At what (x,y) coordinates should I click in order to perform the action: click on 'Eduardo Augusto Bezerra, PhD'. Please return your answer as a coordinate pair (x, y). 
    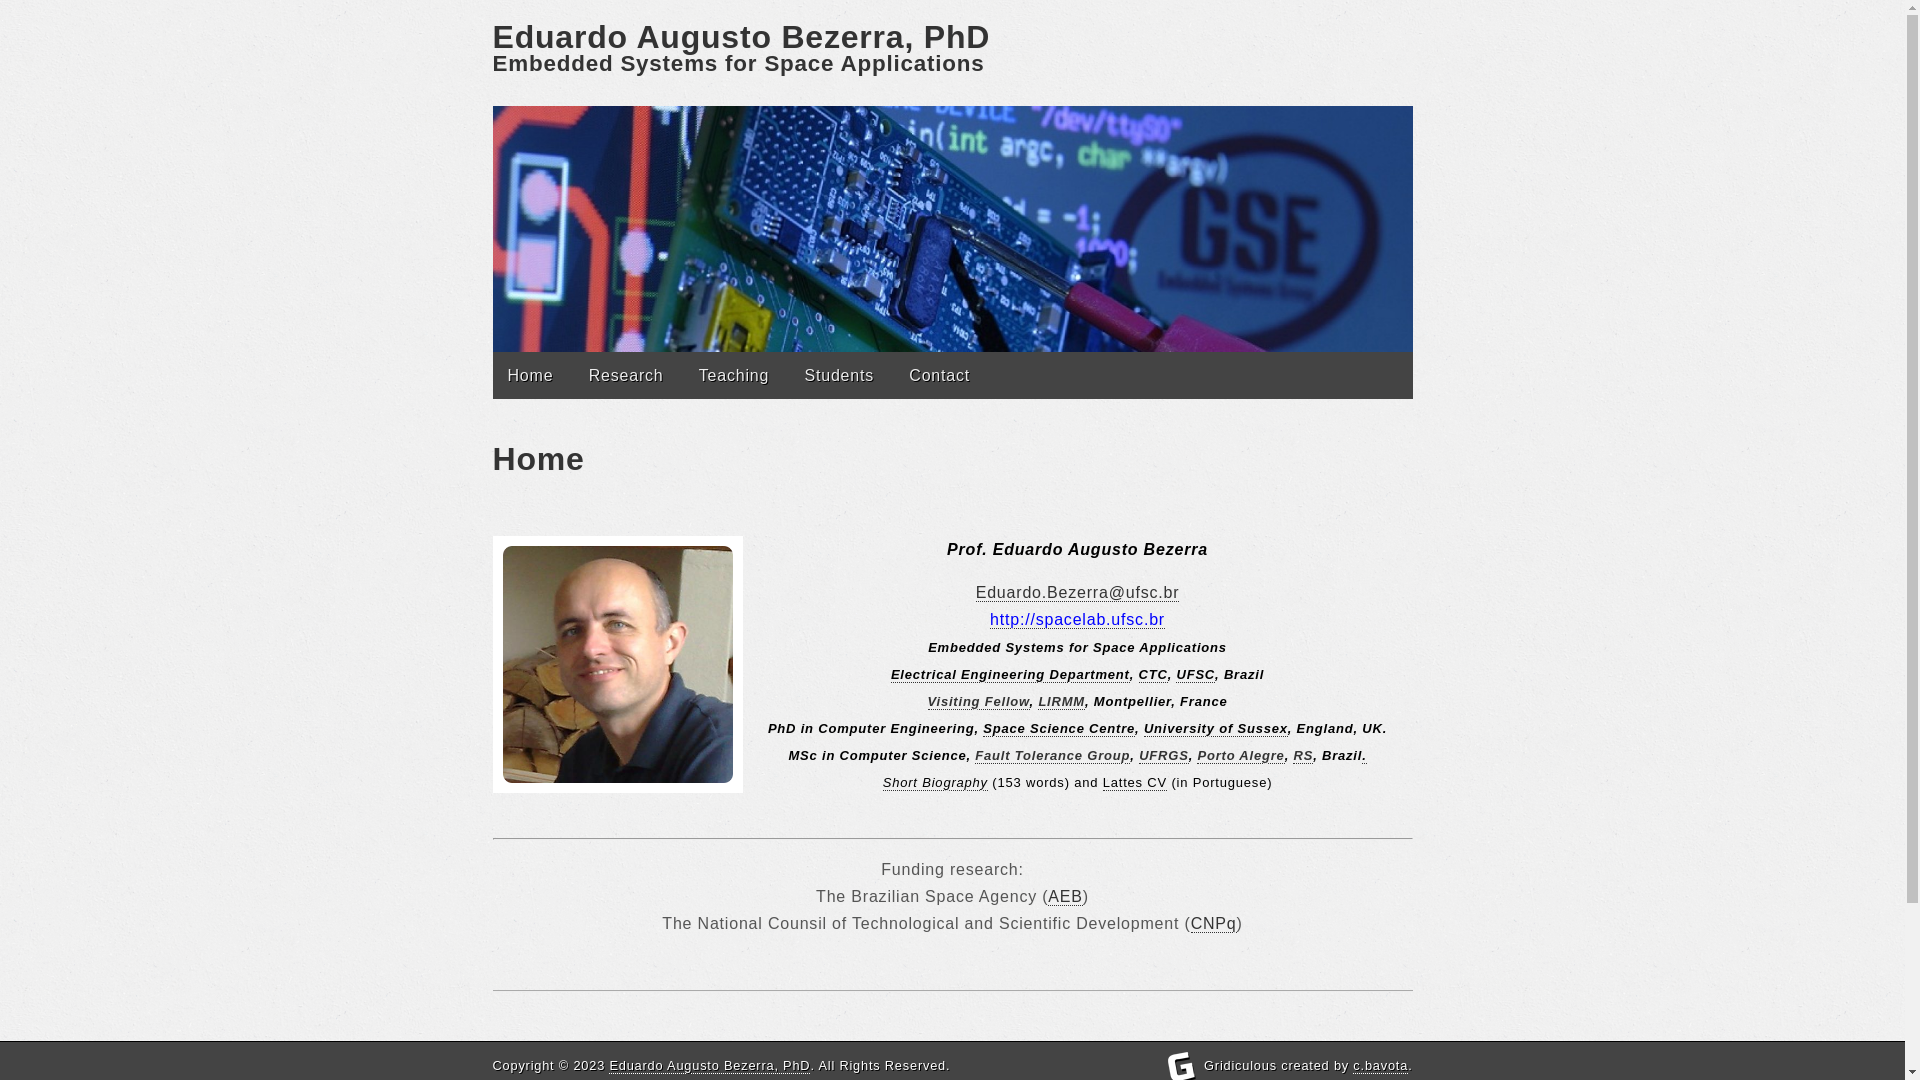
    Looking at the image, I should click on (709, 1064).